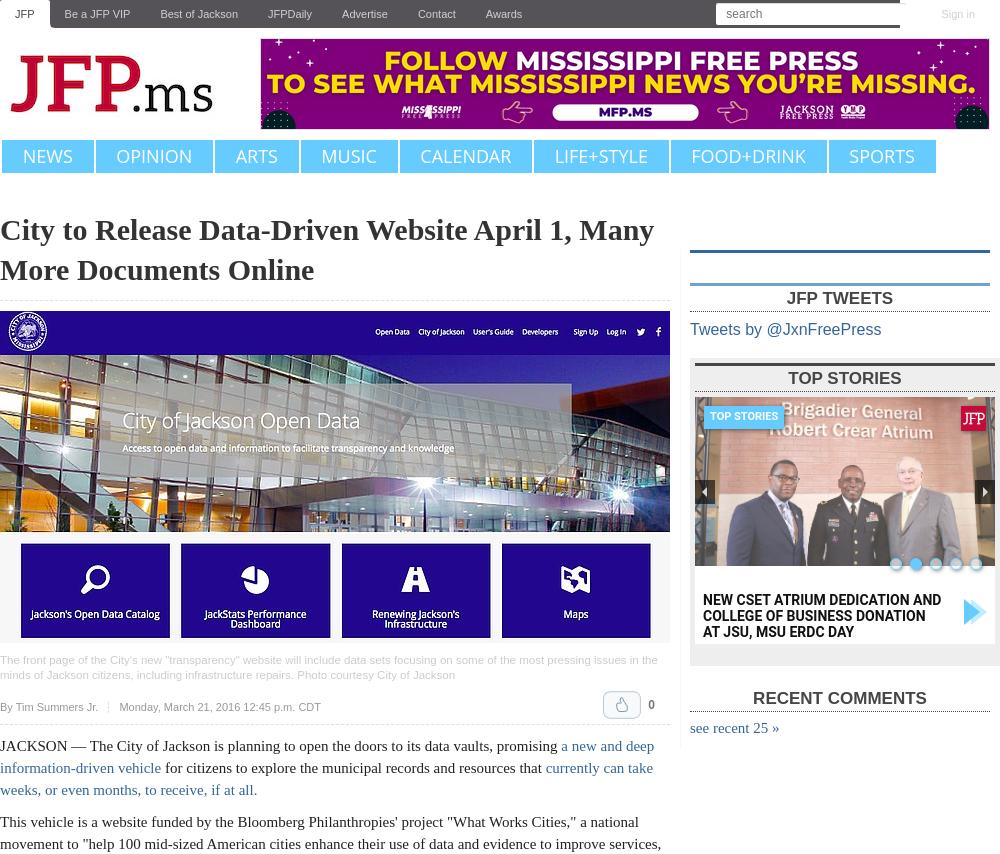  I want to click on 'Arts', so click(234, 156).